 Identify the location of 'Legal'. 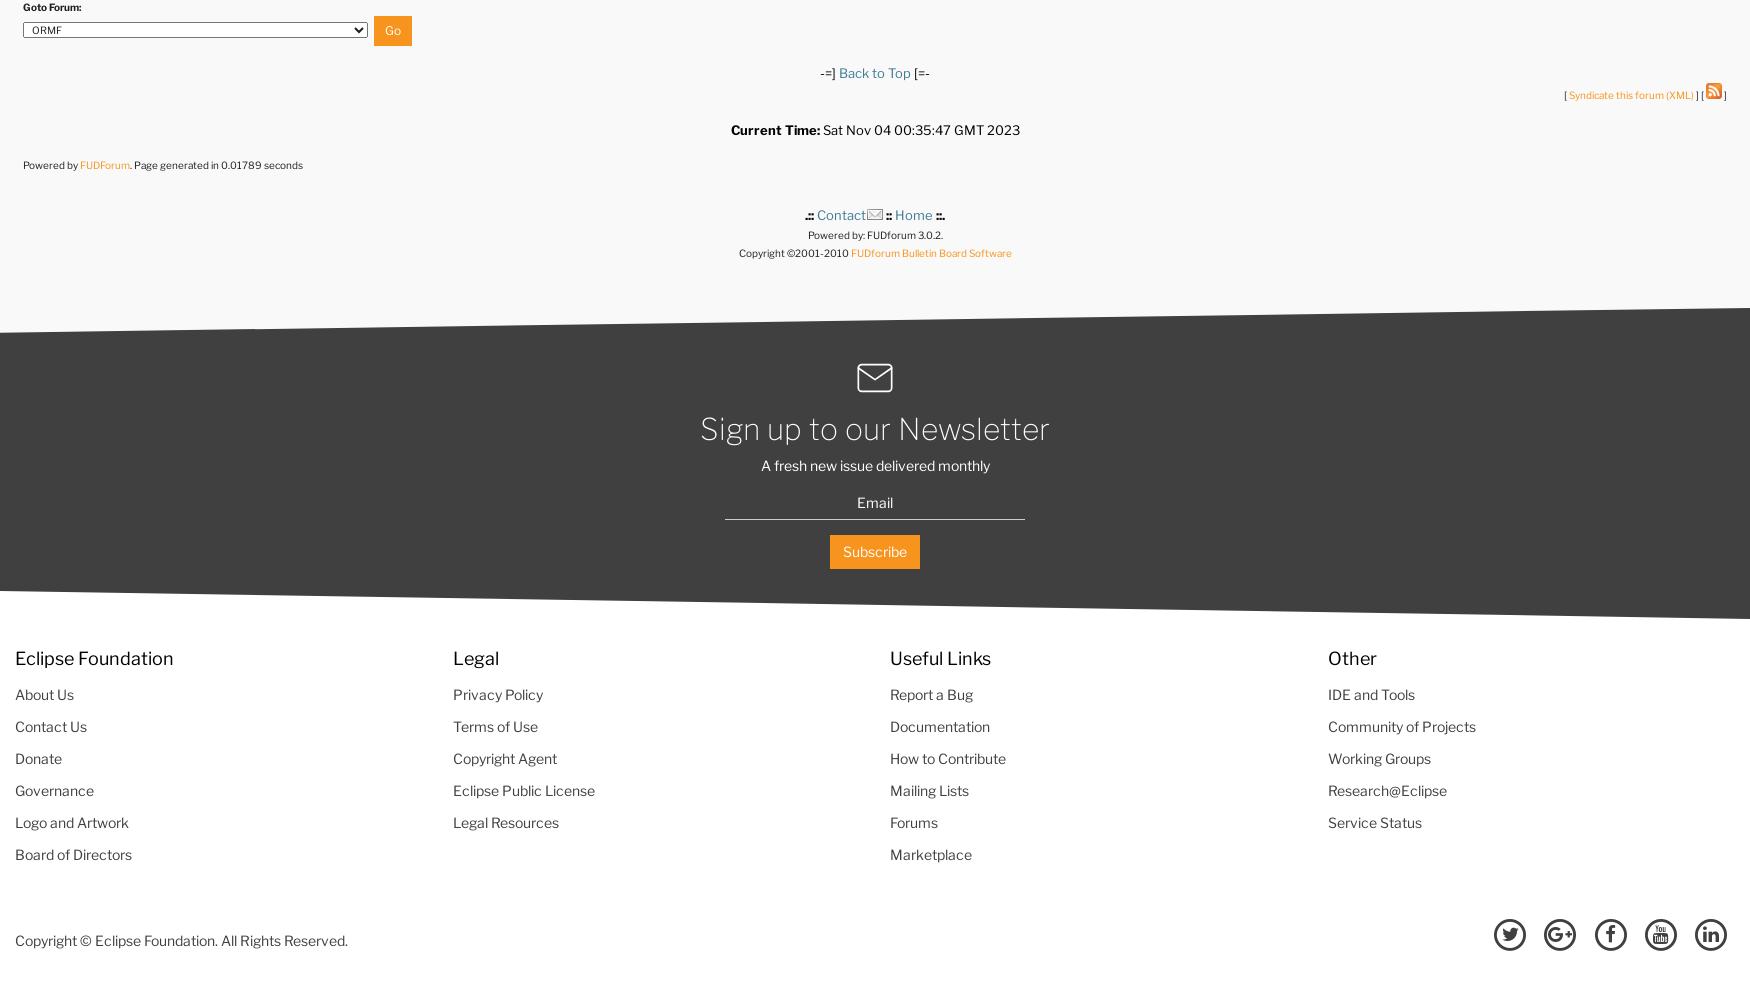
(474, 656).